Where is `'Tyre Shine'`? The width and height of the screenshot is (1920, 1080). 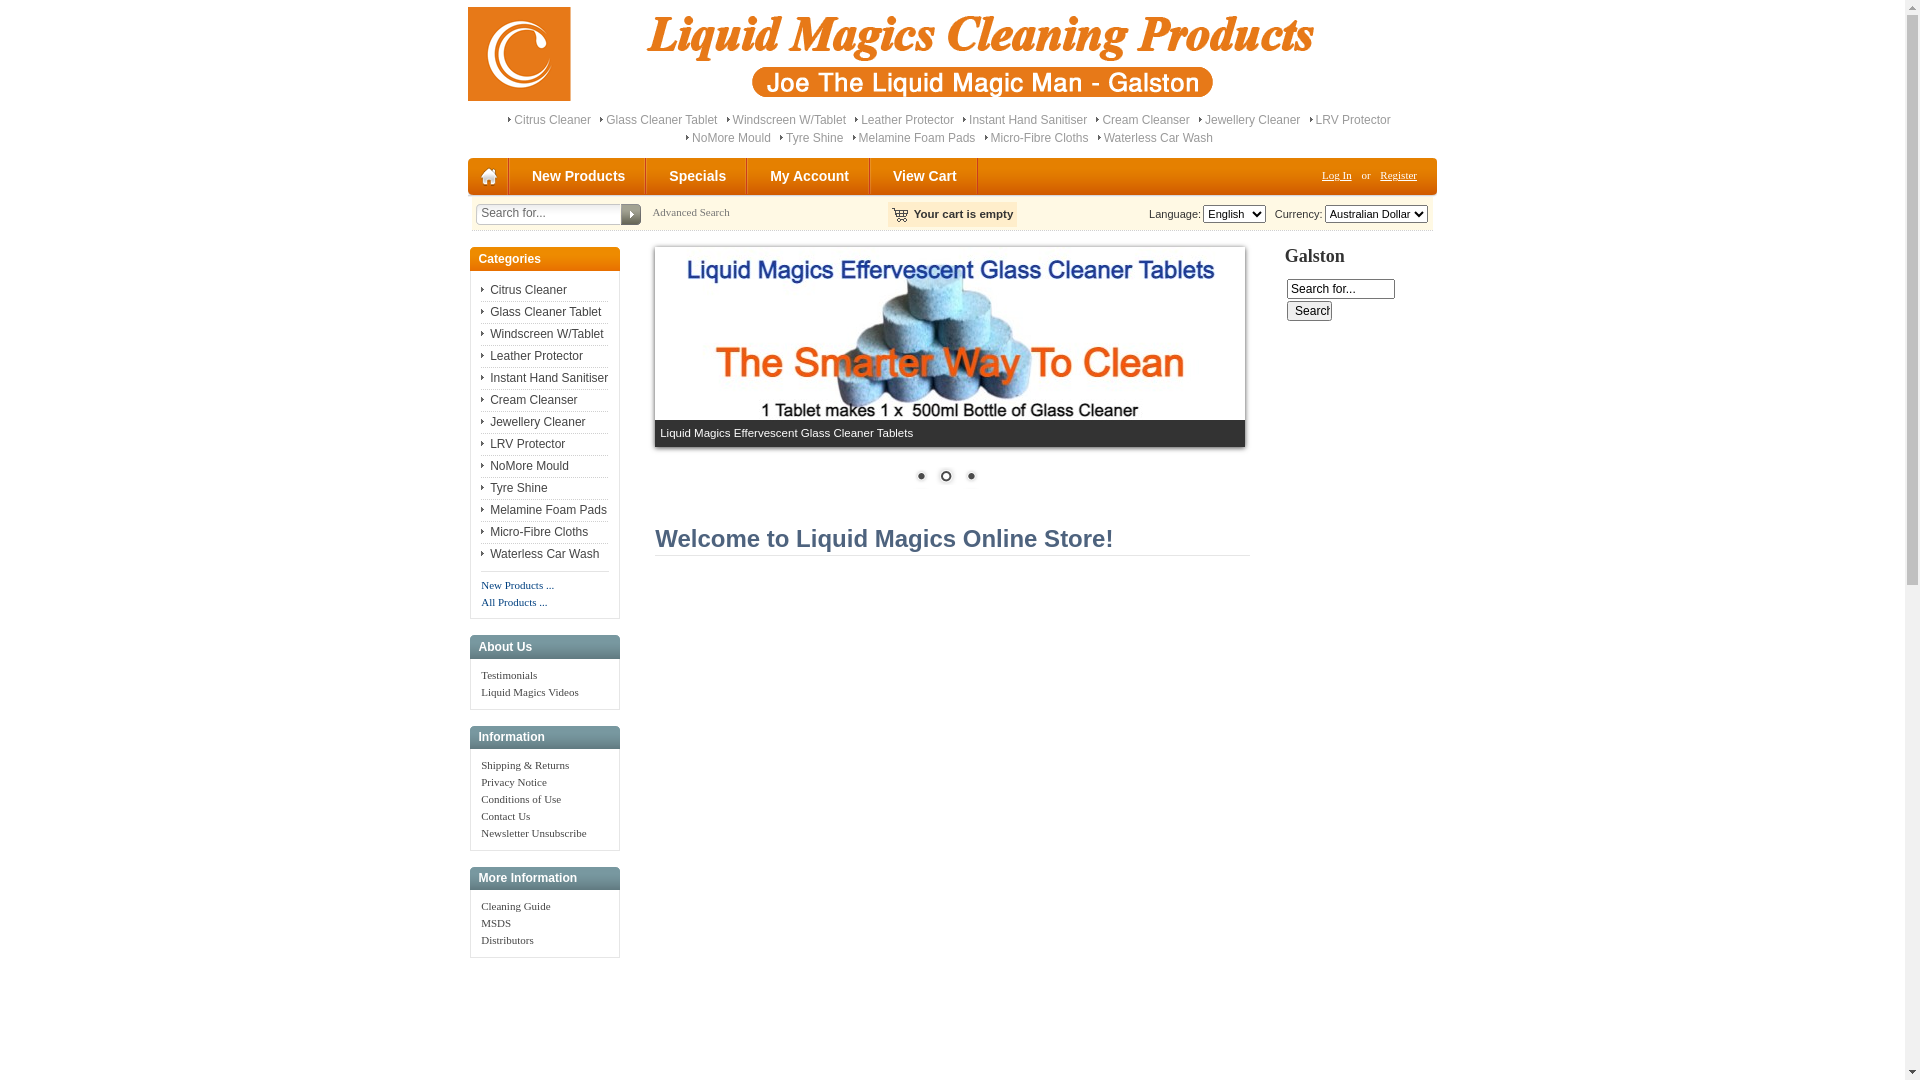 'Tyre Shine' is located at coordinates (778, 137).